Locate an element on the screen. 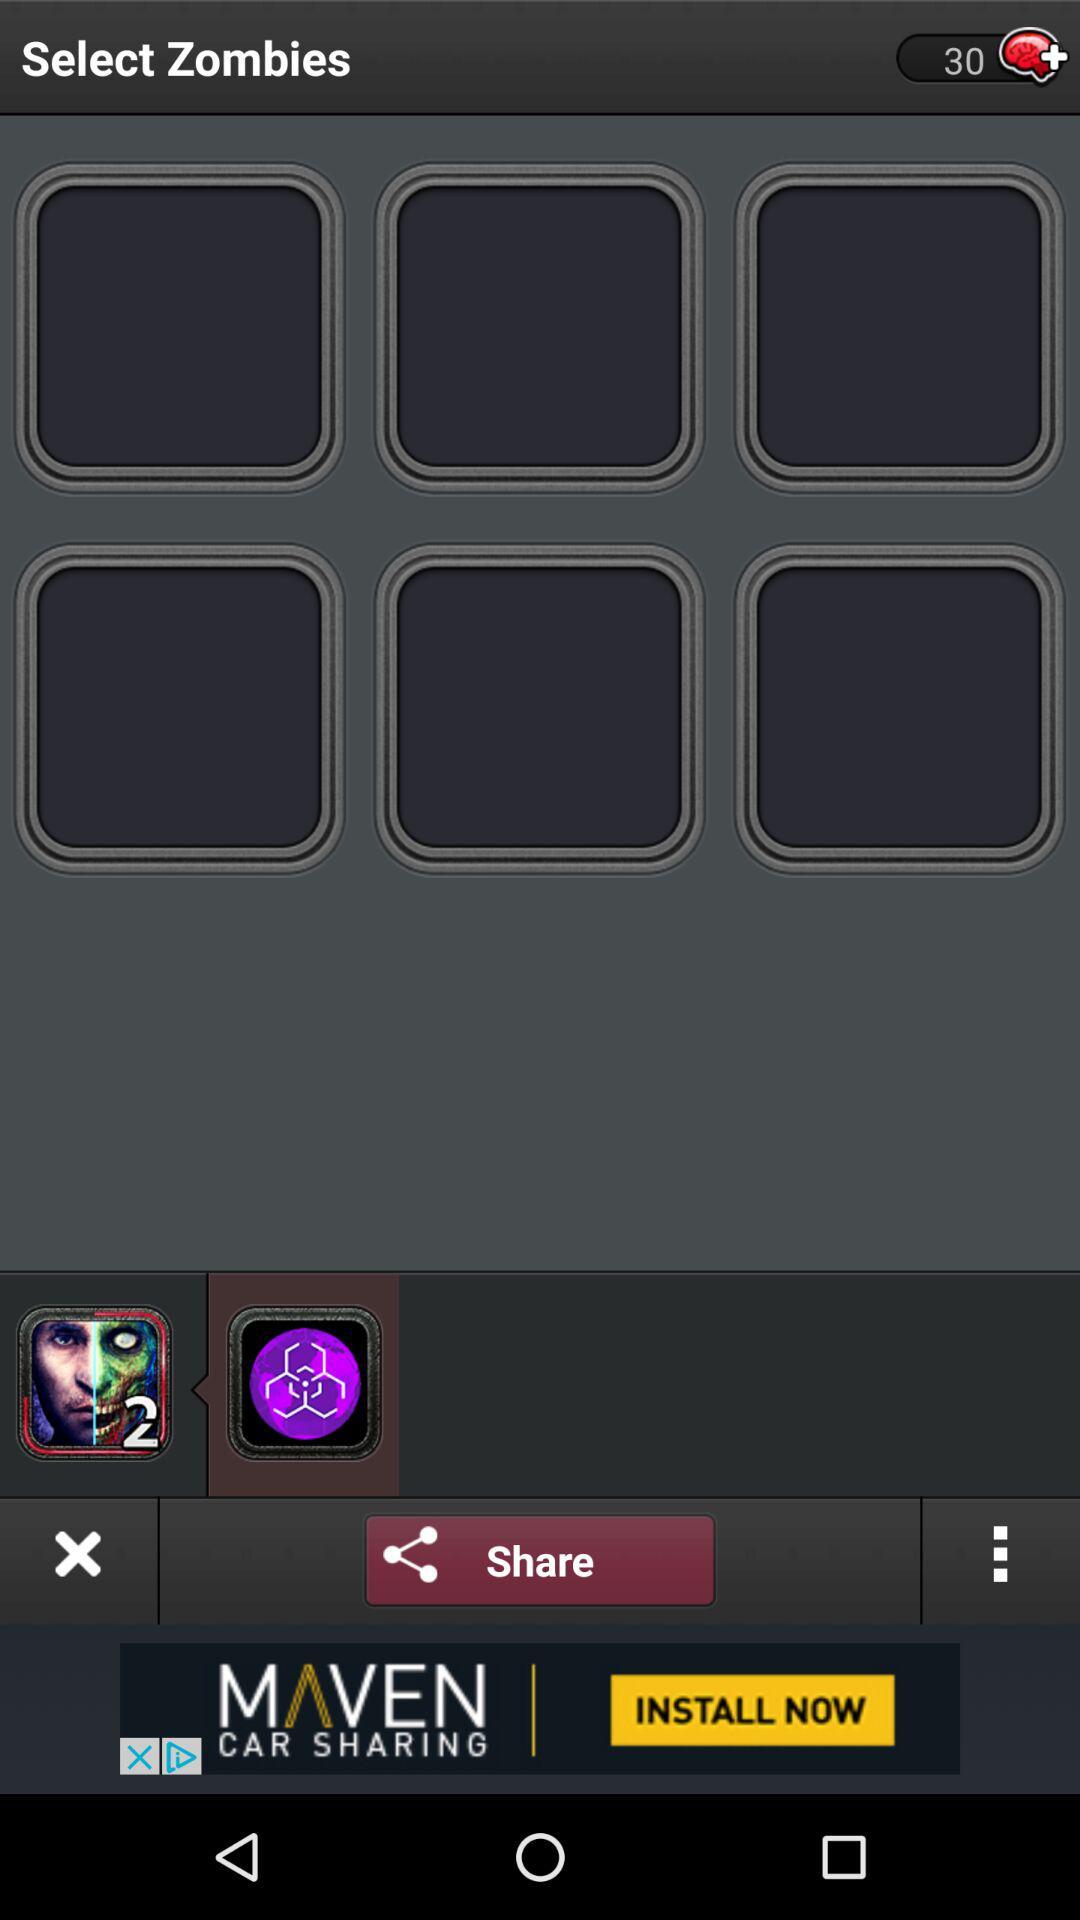 The width and height of the screenshot is (1080, 1920). slot 2 is located at coordinates (540, 326).